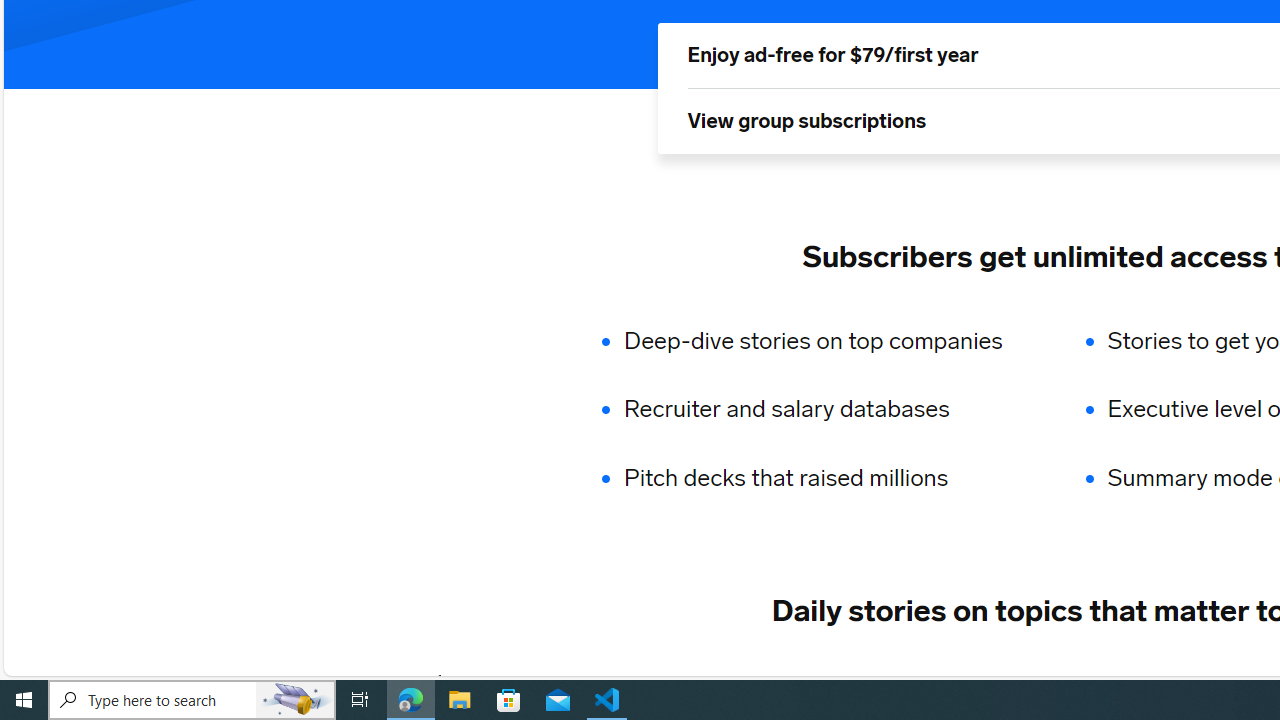  Describe the element at coordinates (826, 339) in the screenshot. I see `'Deep-dive stories on top companies'` at that location.